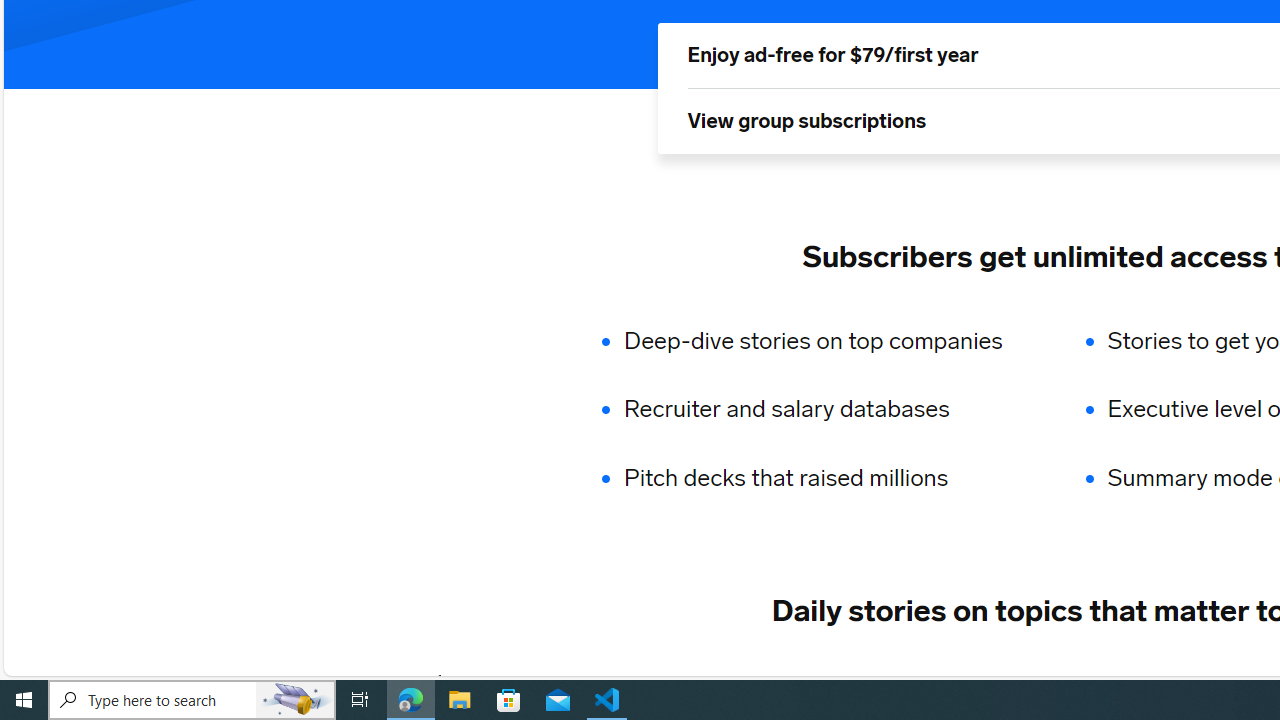  Describe the element at coordinates (826, 339) in the screenshot. I see `'Deep-dive stories on top companies'` at that location.